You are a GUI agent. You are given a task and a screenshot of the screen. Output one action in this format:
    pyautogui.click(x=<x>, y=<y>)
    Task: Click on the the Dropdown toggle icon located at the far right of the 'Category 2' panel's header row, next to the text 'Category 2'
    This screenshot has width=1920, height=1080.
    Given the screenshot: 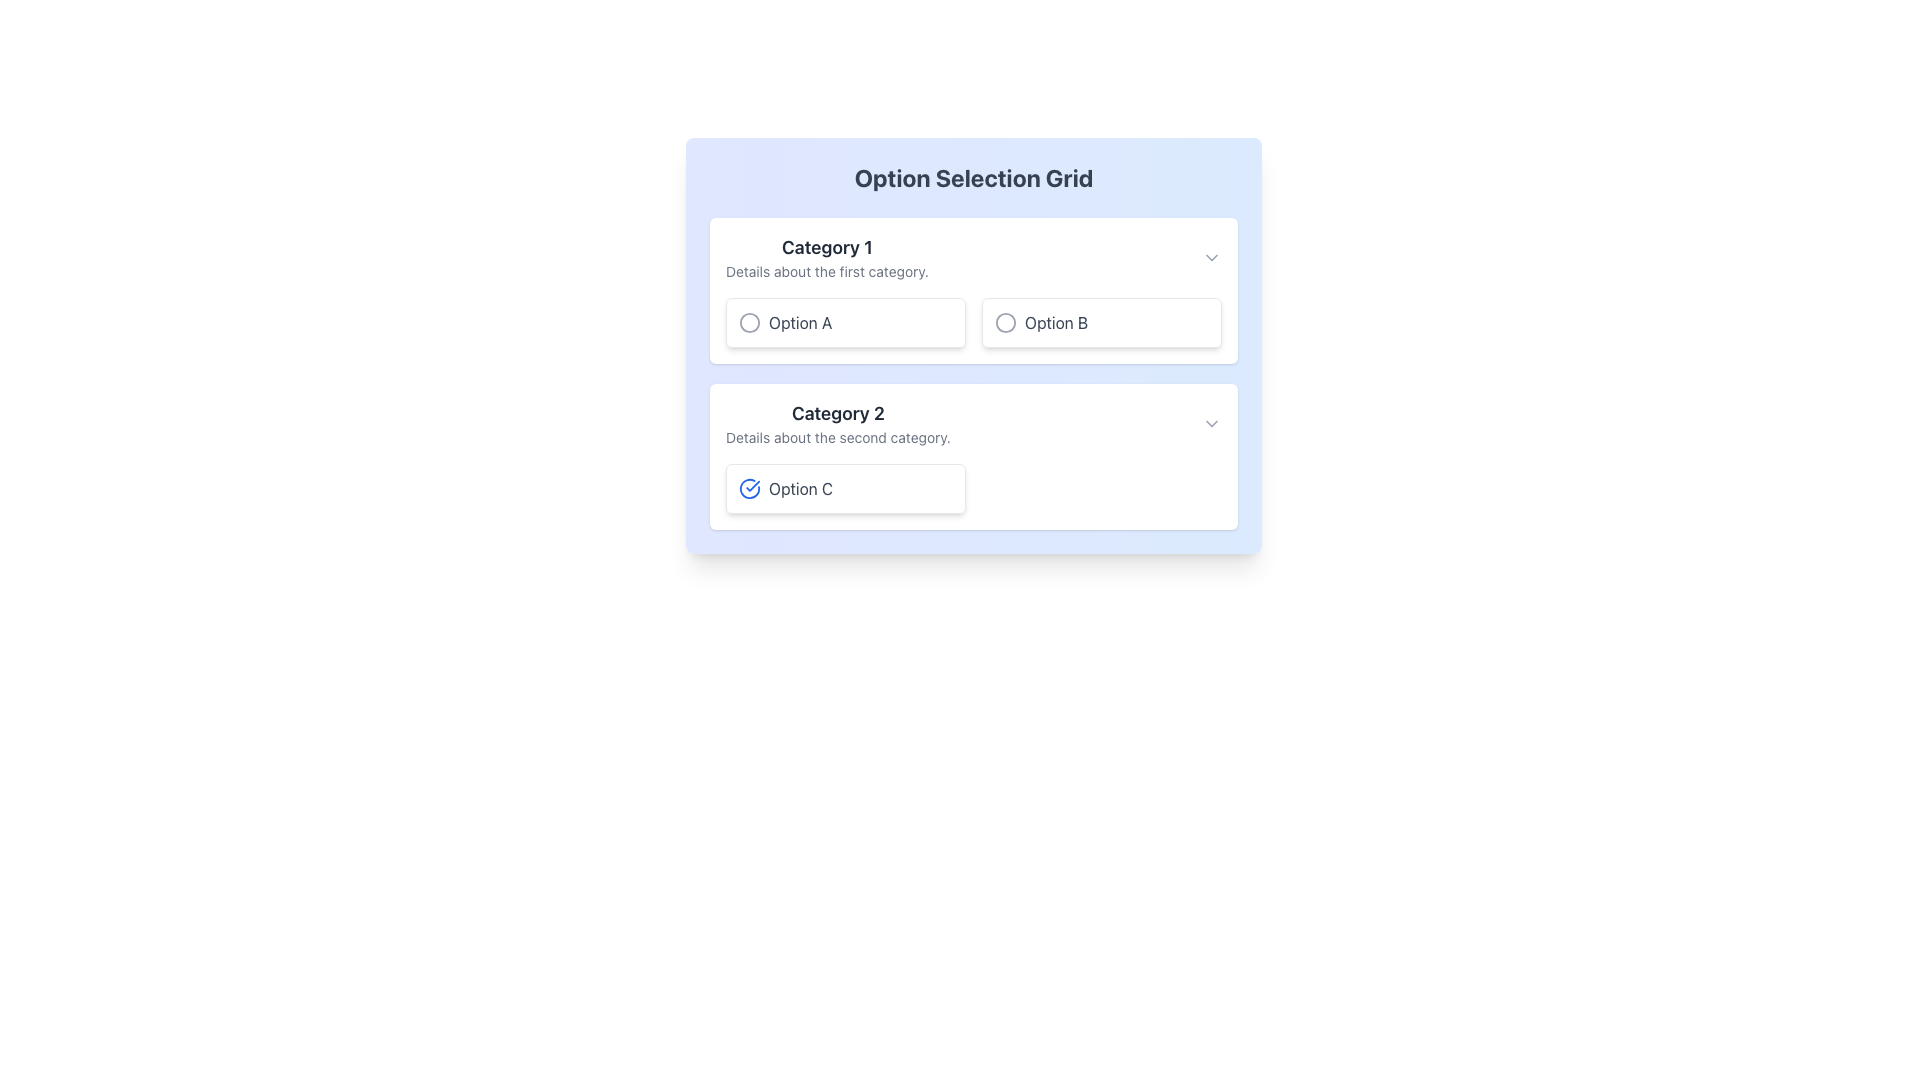 What is the action you would take?
    pyautogui.click(x=1210, y=423)
    